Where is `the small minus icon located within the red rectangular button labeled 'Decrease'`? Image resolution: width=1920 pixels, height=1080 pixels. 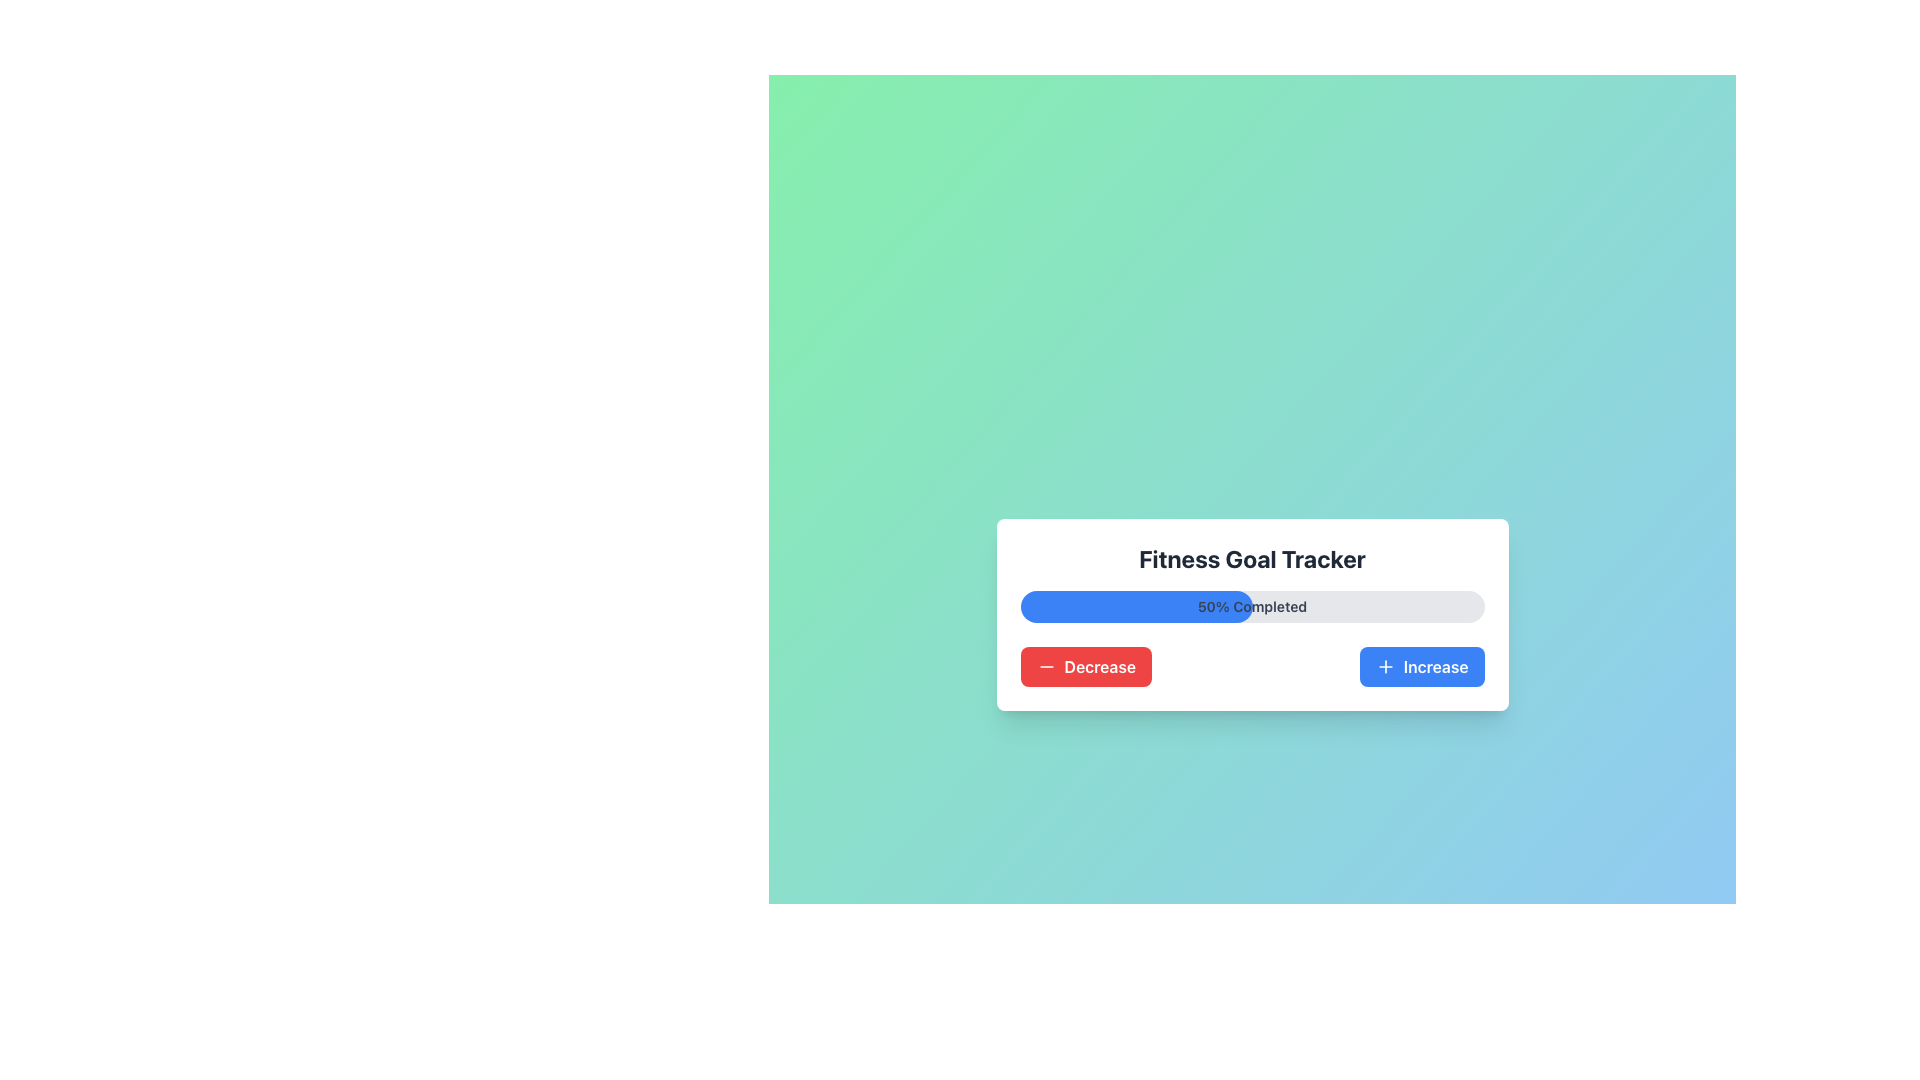
the small minus icon located within the red rectangular button labeled 'Decrease' is located at coordinates (1045, 667).